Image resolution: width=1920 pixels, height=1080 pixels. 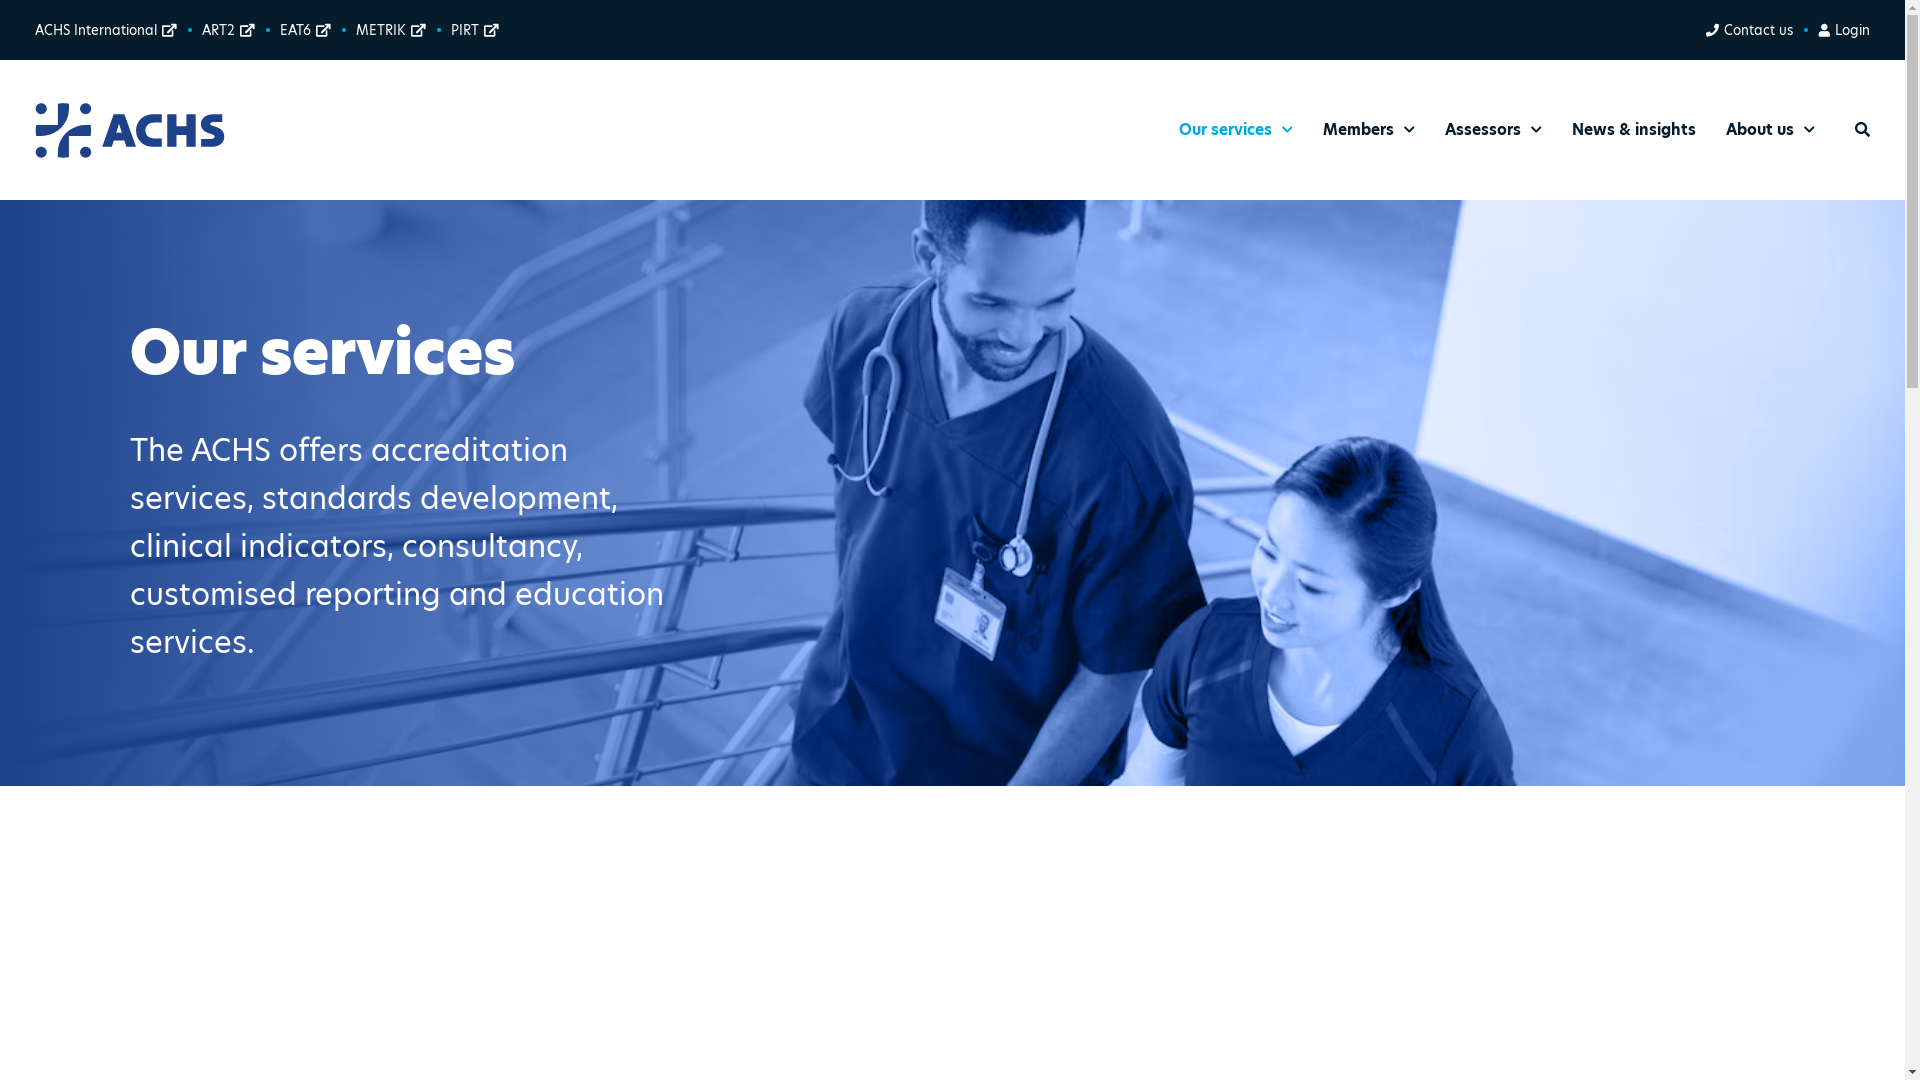 I want to click on 'ART2', so click(x=228, y=30).